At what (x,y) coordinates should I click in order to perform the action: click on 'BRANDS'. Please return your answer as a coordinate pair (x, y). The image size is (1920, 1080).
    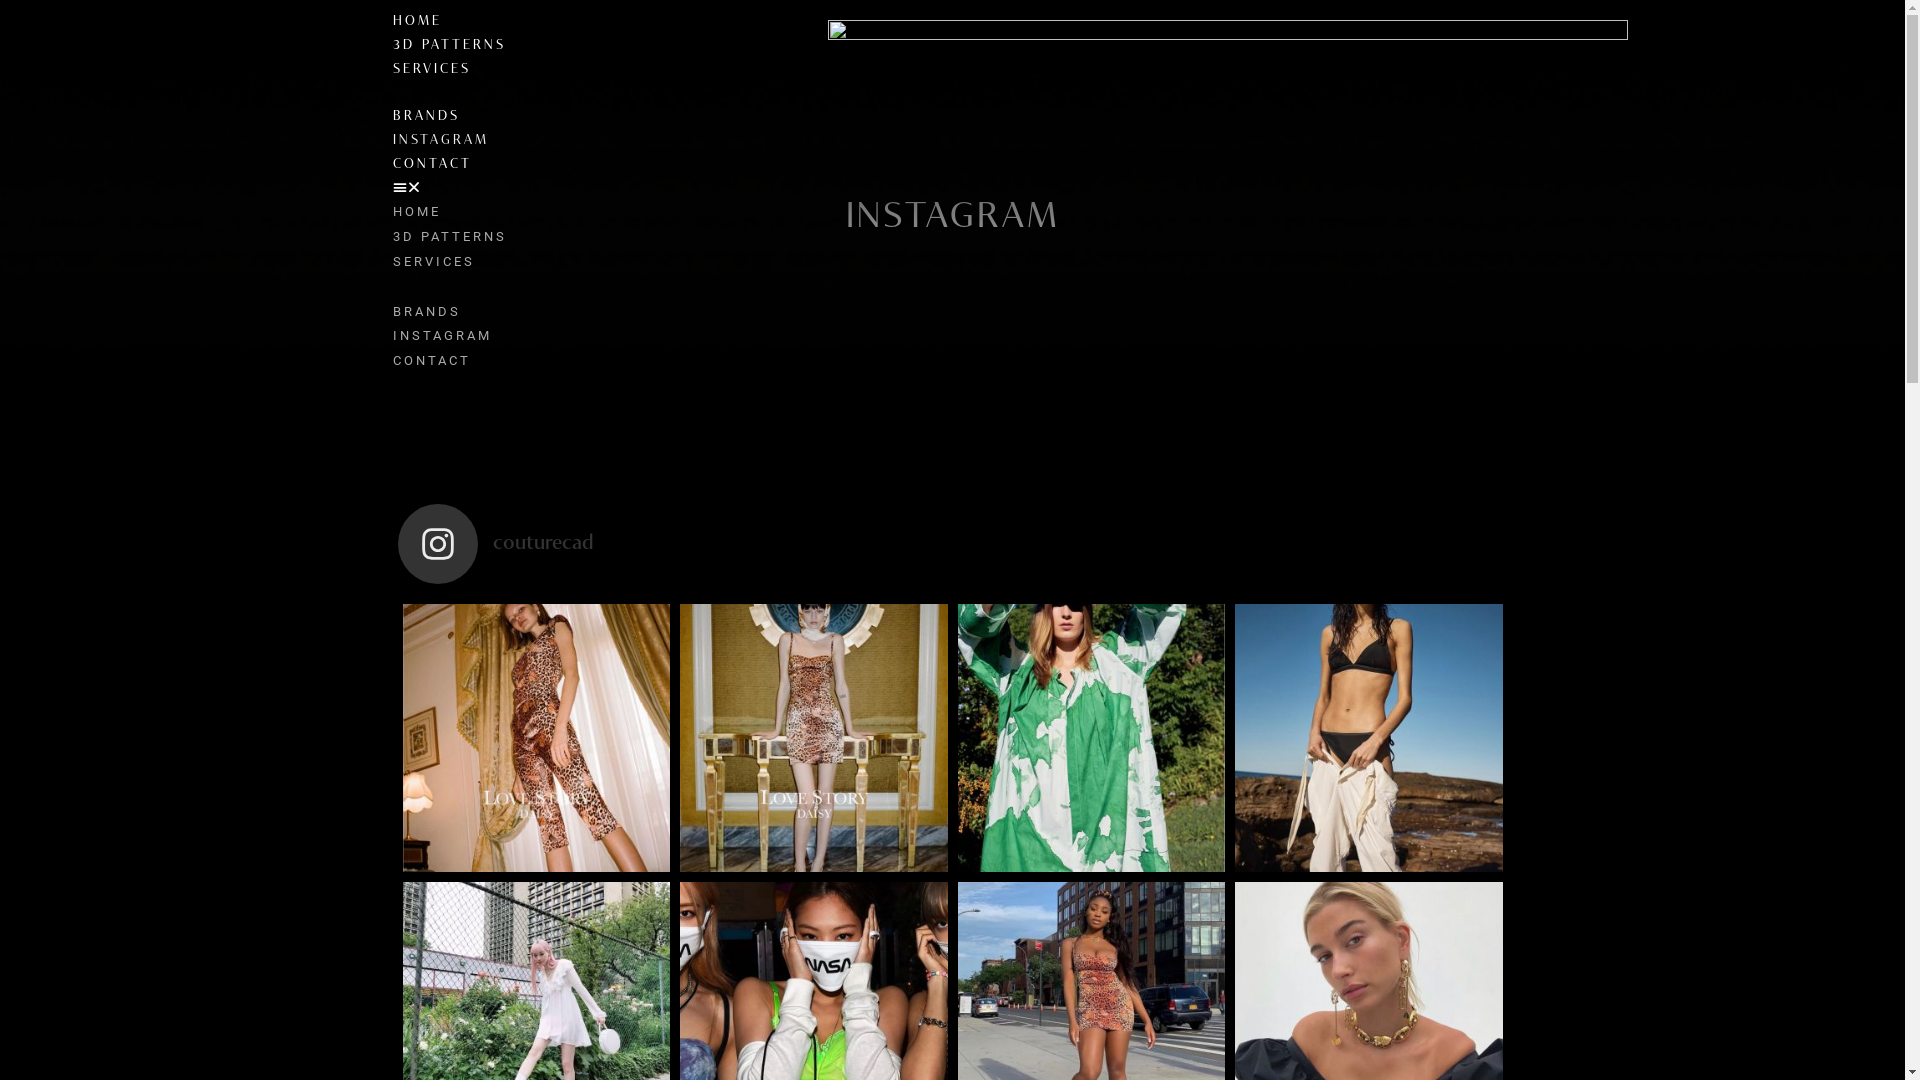
    Looking at the image, I should click on (424, 116).